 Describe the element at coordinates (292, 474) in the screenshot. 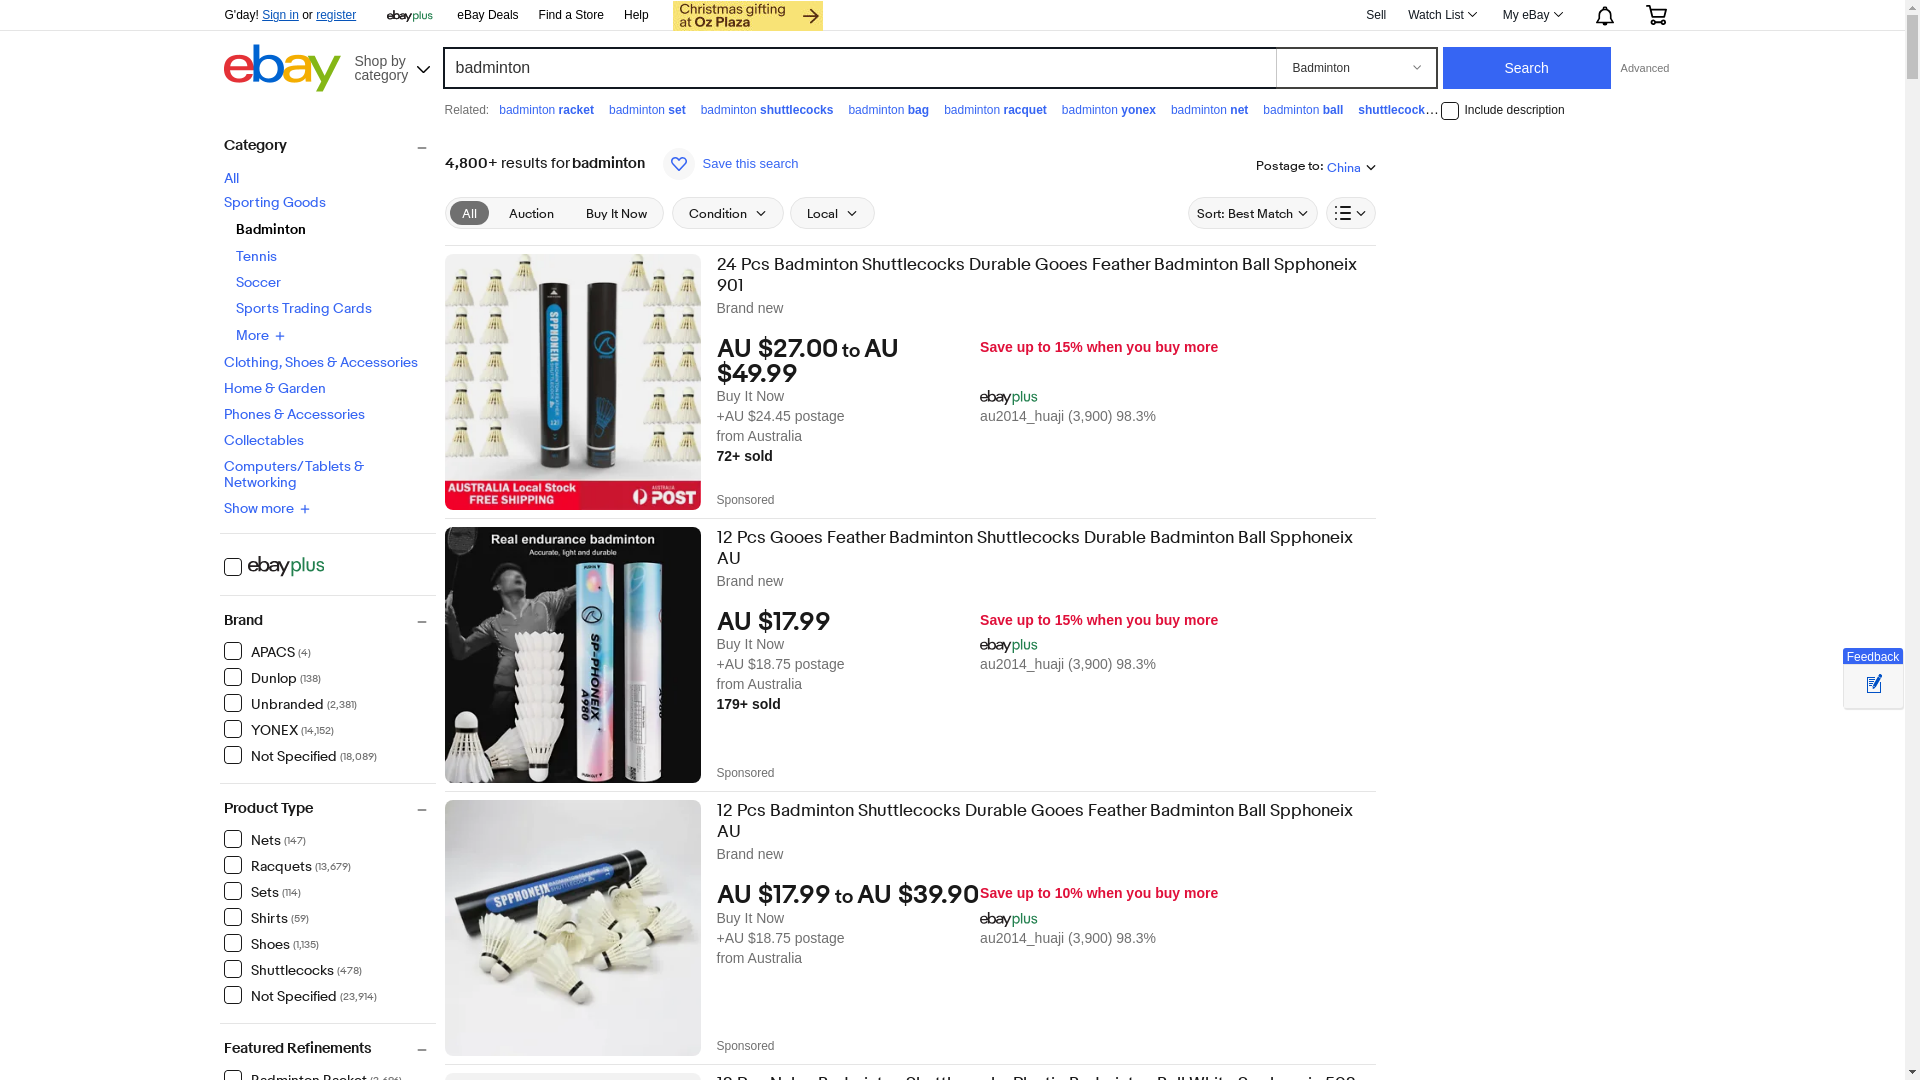

I see `'Computers/Tablets & Networking'` at that location.